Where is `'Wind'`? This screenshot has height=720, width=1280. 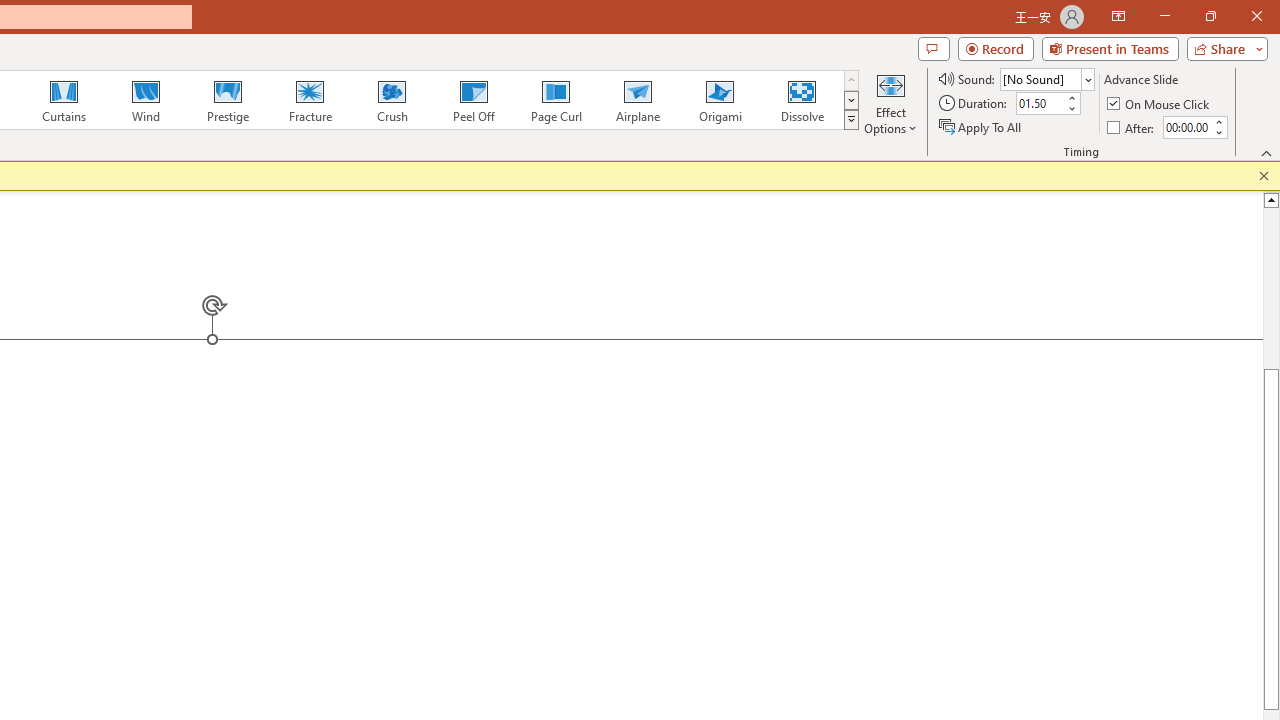
'Wind' is located at coordinates (144, 100).